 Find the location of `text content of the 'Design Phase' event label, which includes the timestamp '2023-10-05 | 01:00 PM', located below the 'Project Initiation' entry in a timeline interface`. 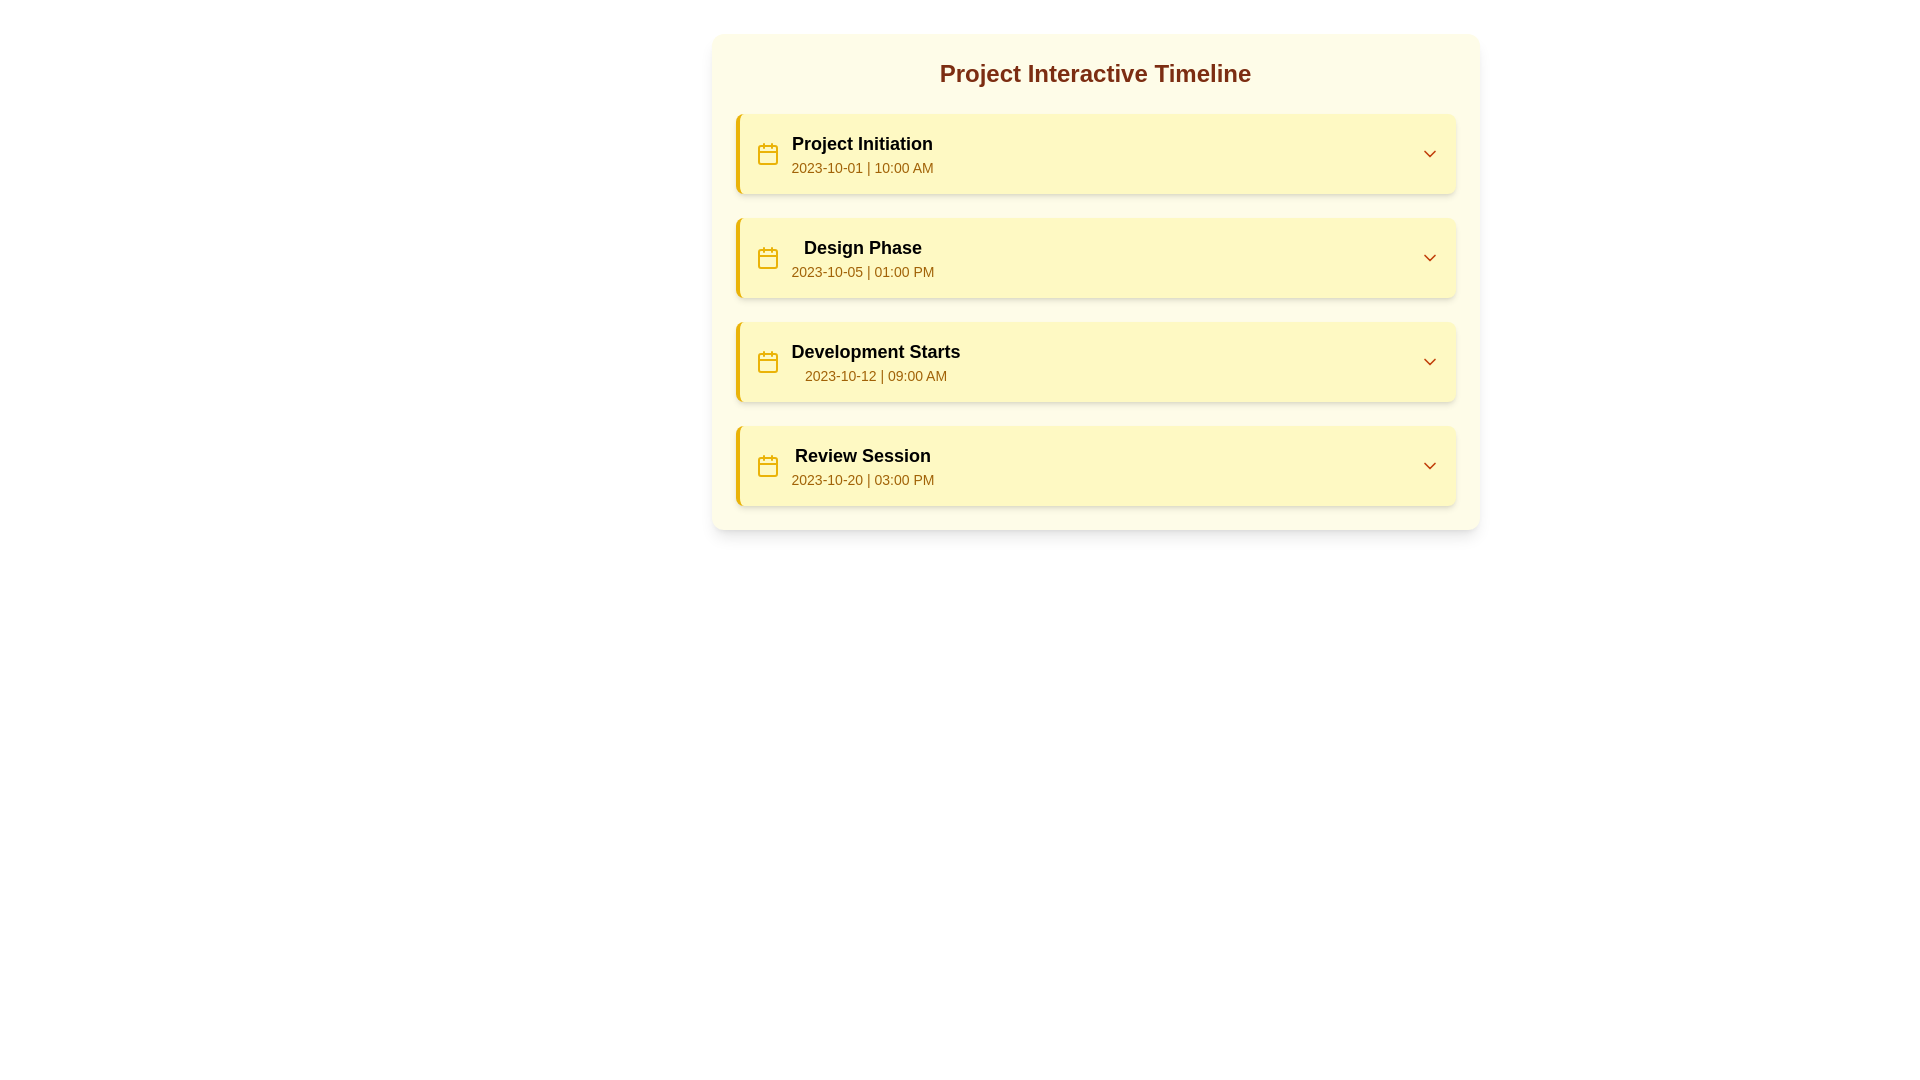

text content of the 'Design Phase' event label, which includes the timestamp '2023-10-05 | 01:00 PM', located below the 'Project Initiation' entry in a timeline interface is located at coordinates (844, 257).